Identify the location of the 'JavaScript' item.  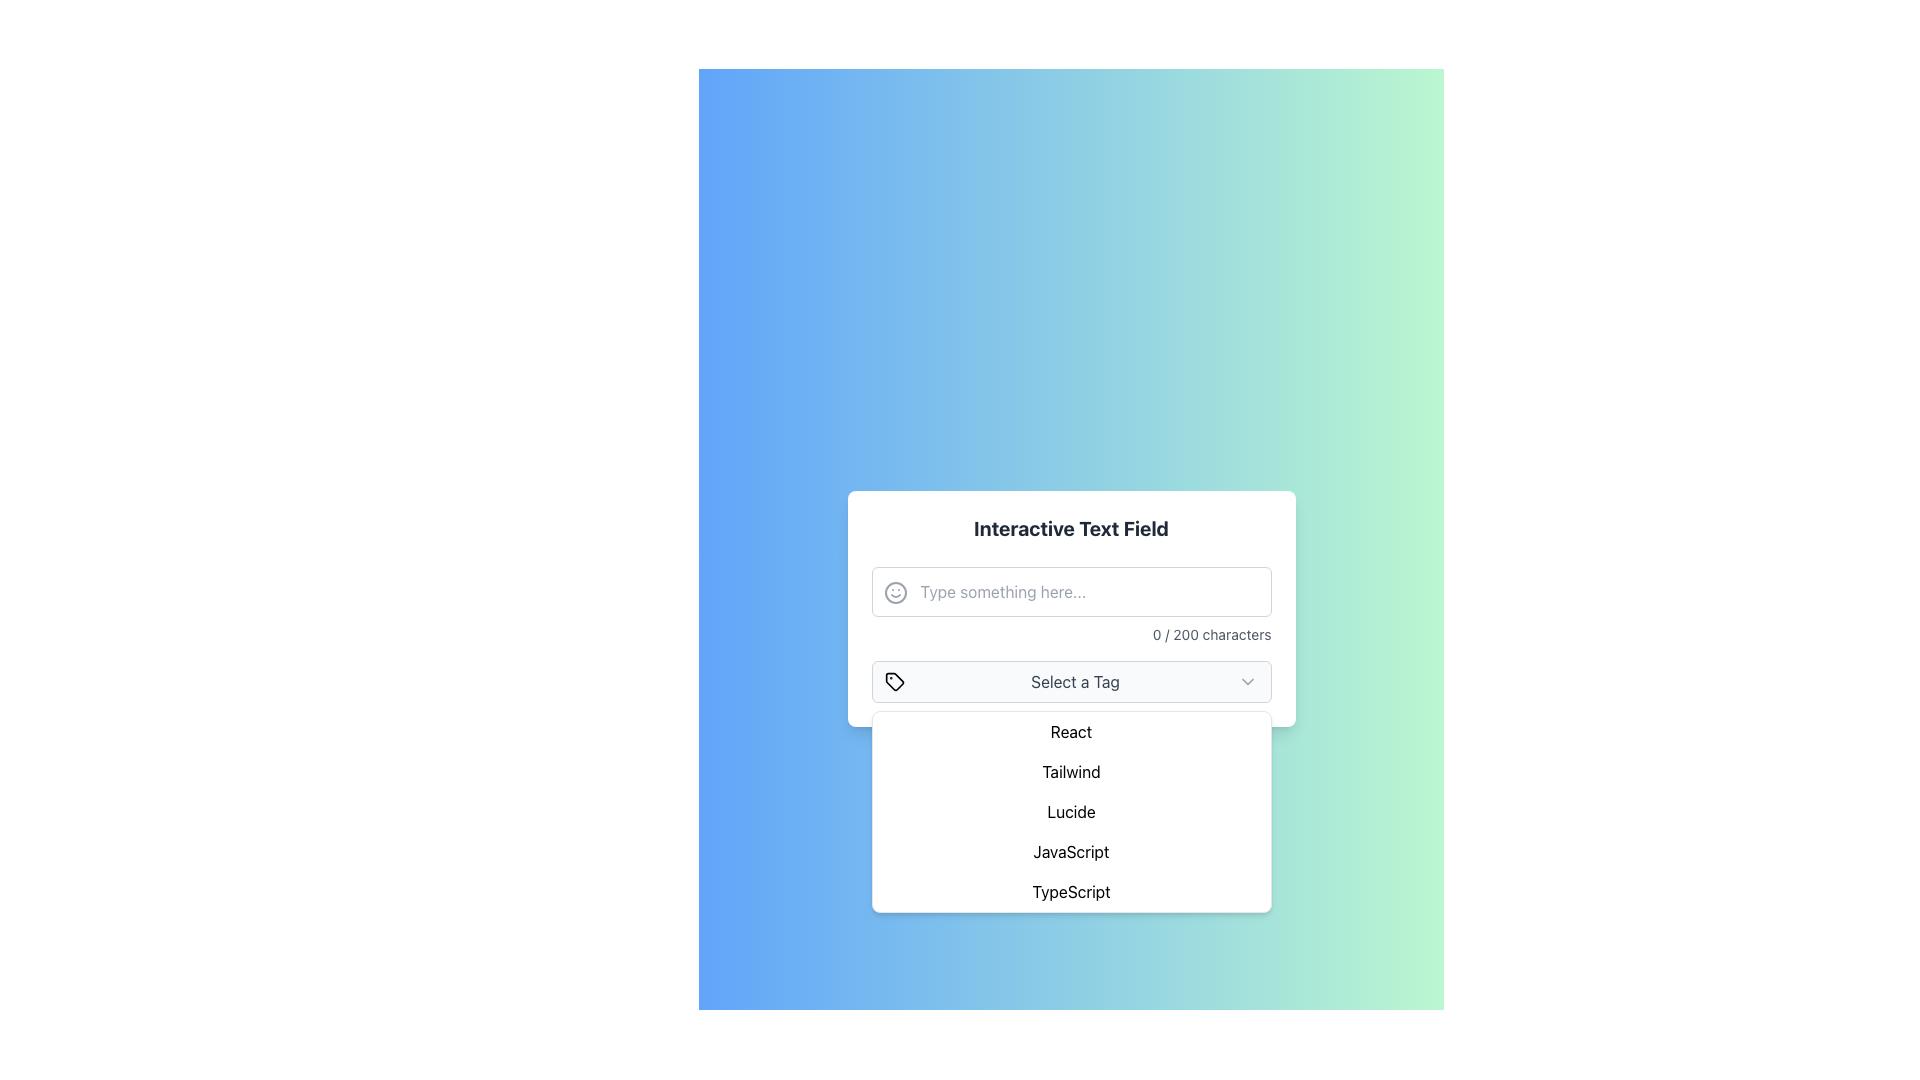
(1070, 852).